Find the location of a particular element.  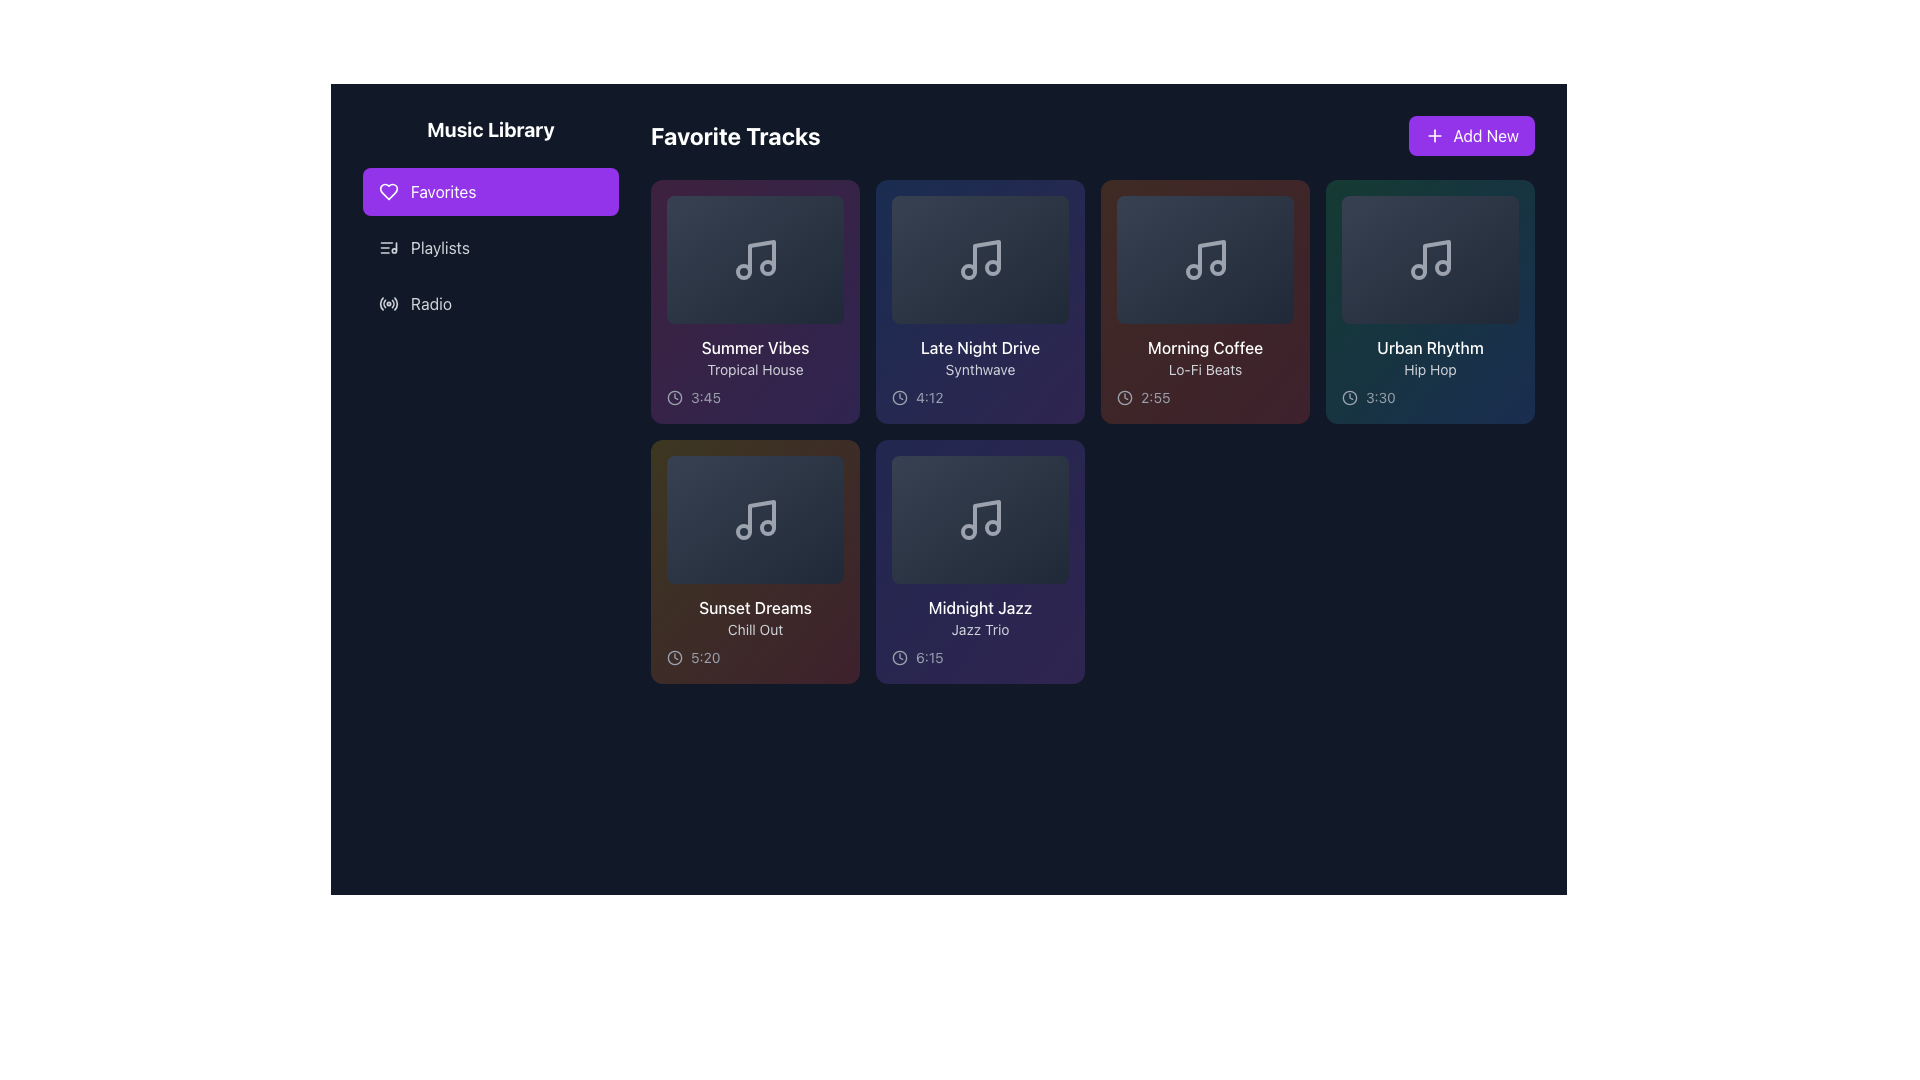

the text label displaying the title 'Urban Rhythm', located in the top-right section of the 'Favorite Tracks' grid layout, specifically in the sixth card is located at coordinates (1429, 346).